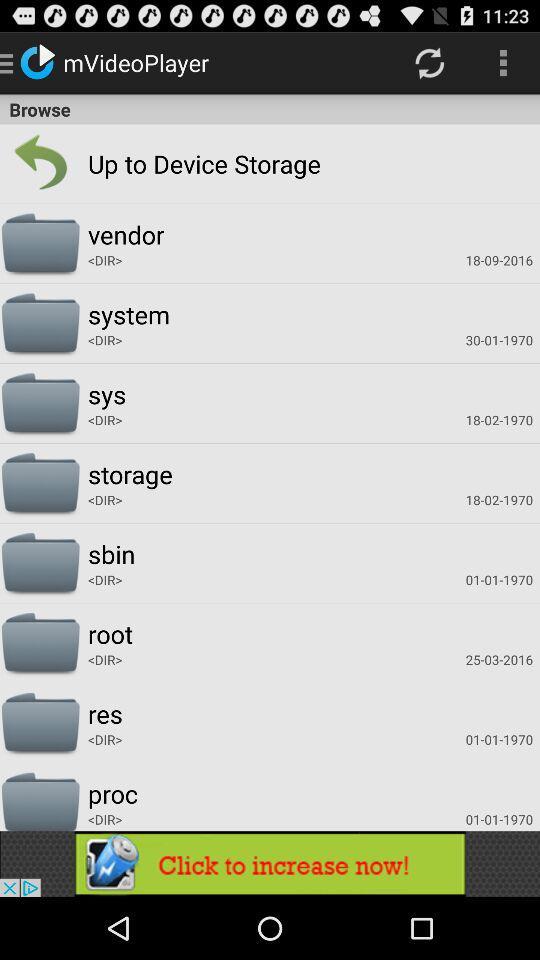 Image resolution: width=540 pixels, height=960 pixels. I want to click on the app above the browse icon, so click(428, 62).